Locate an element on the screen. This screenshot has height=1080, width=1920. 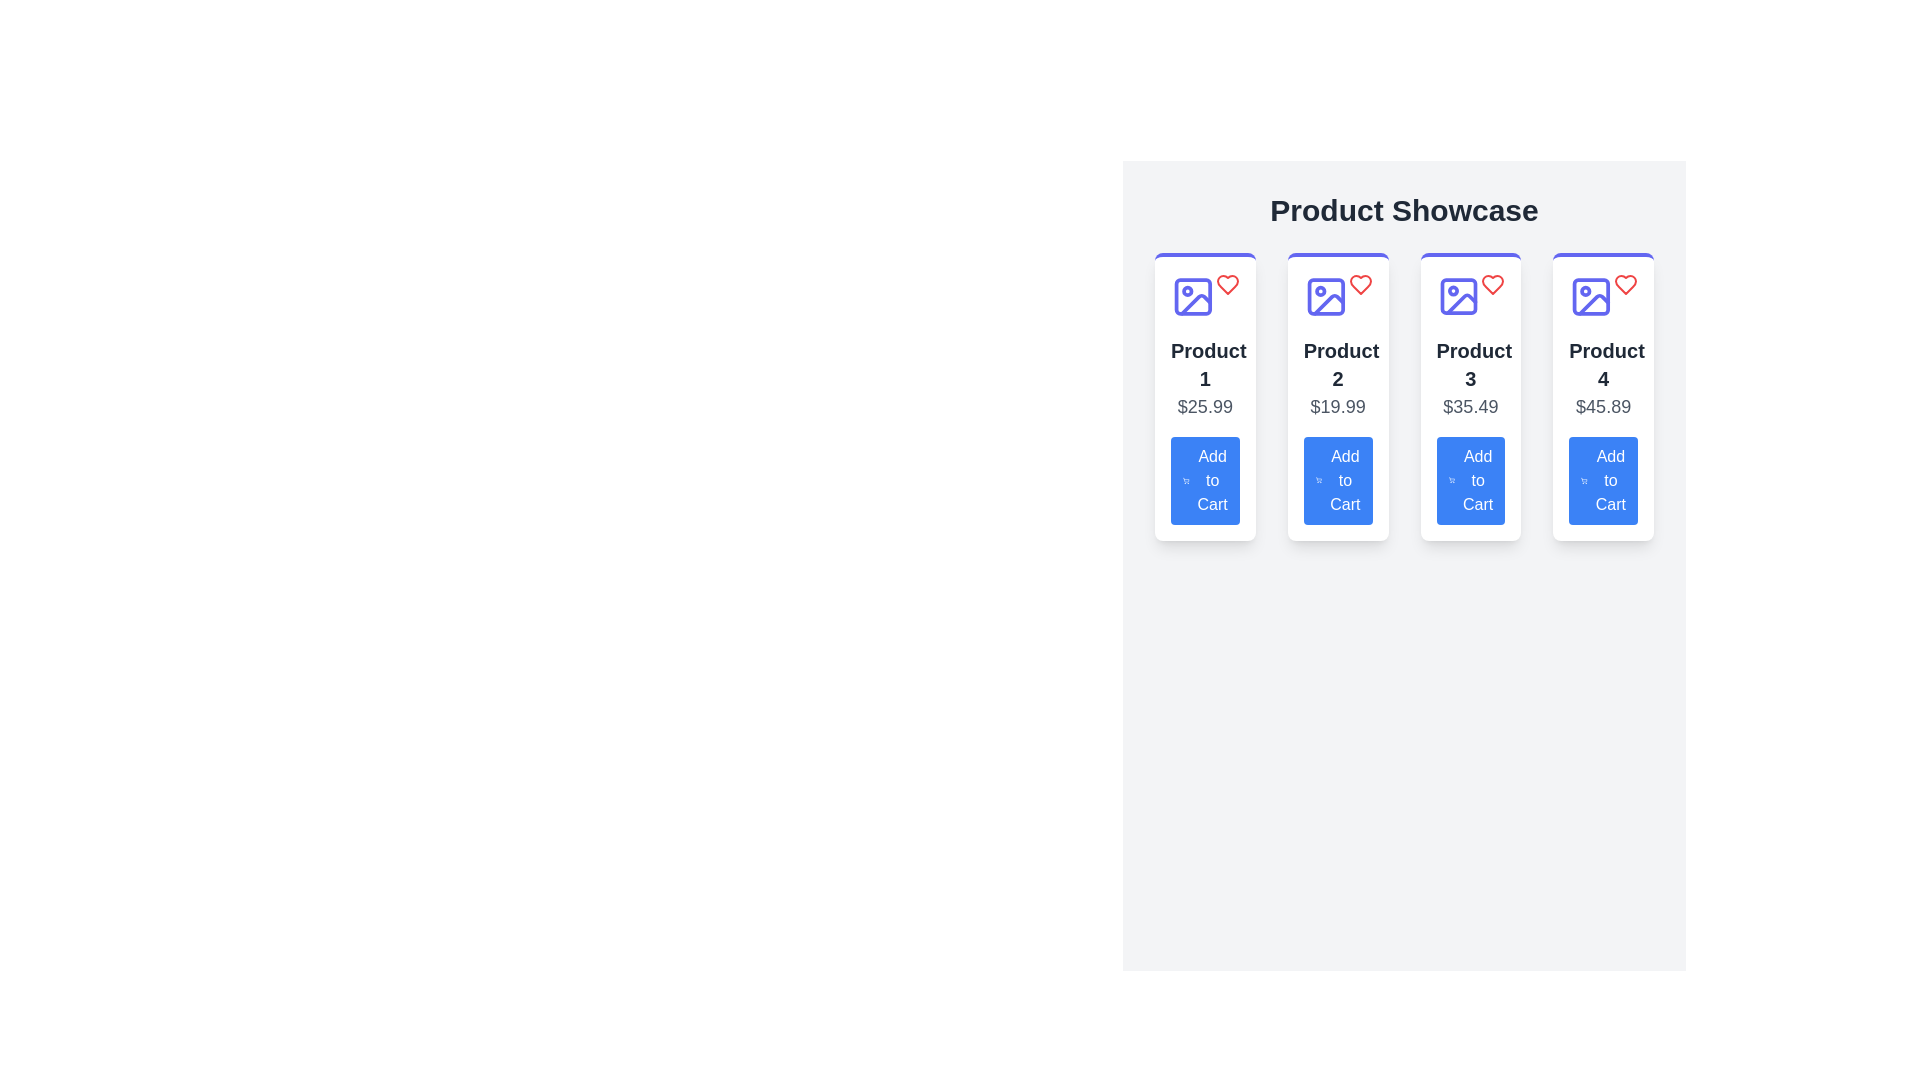
the text label 'Product 3' which is located at the top of the third product card, above the price label and 'Add to Cart' button is located at coordinates (1470, 365).